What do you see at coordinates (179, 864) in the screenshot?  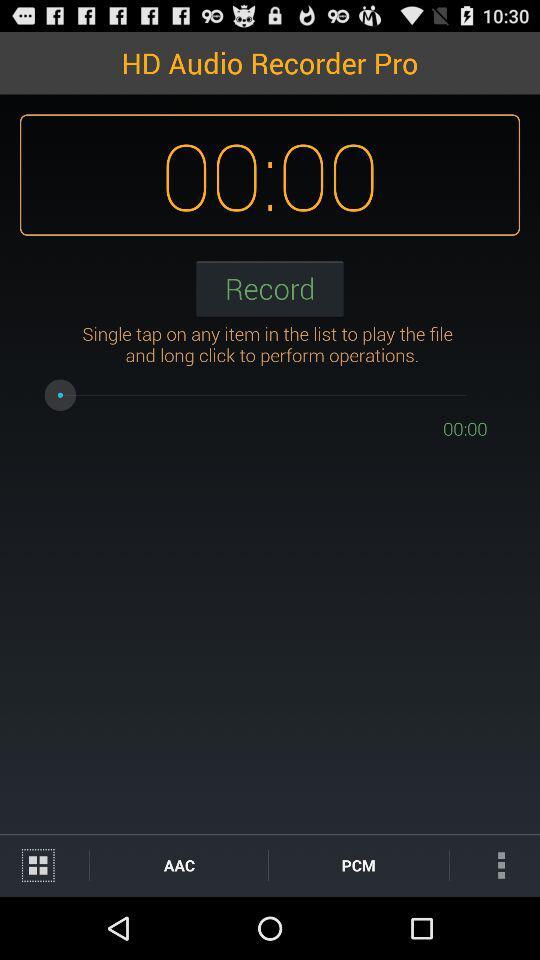 I see `icon next to the pcm` at bounding box center [179, 864].